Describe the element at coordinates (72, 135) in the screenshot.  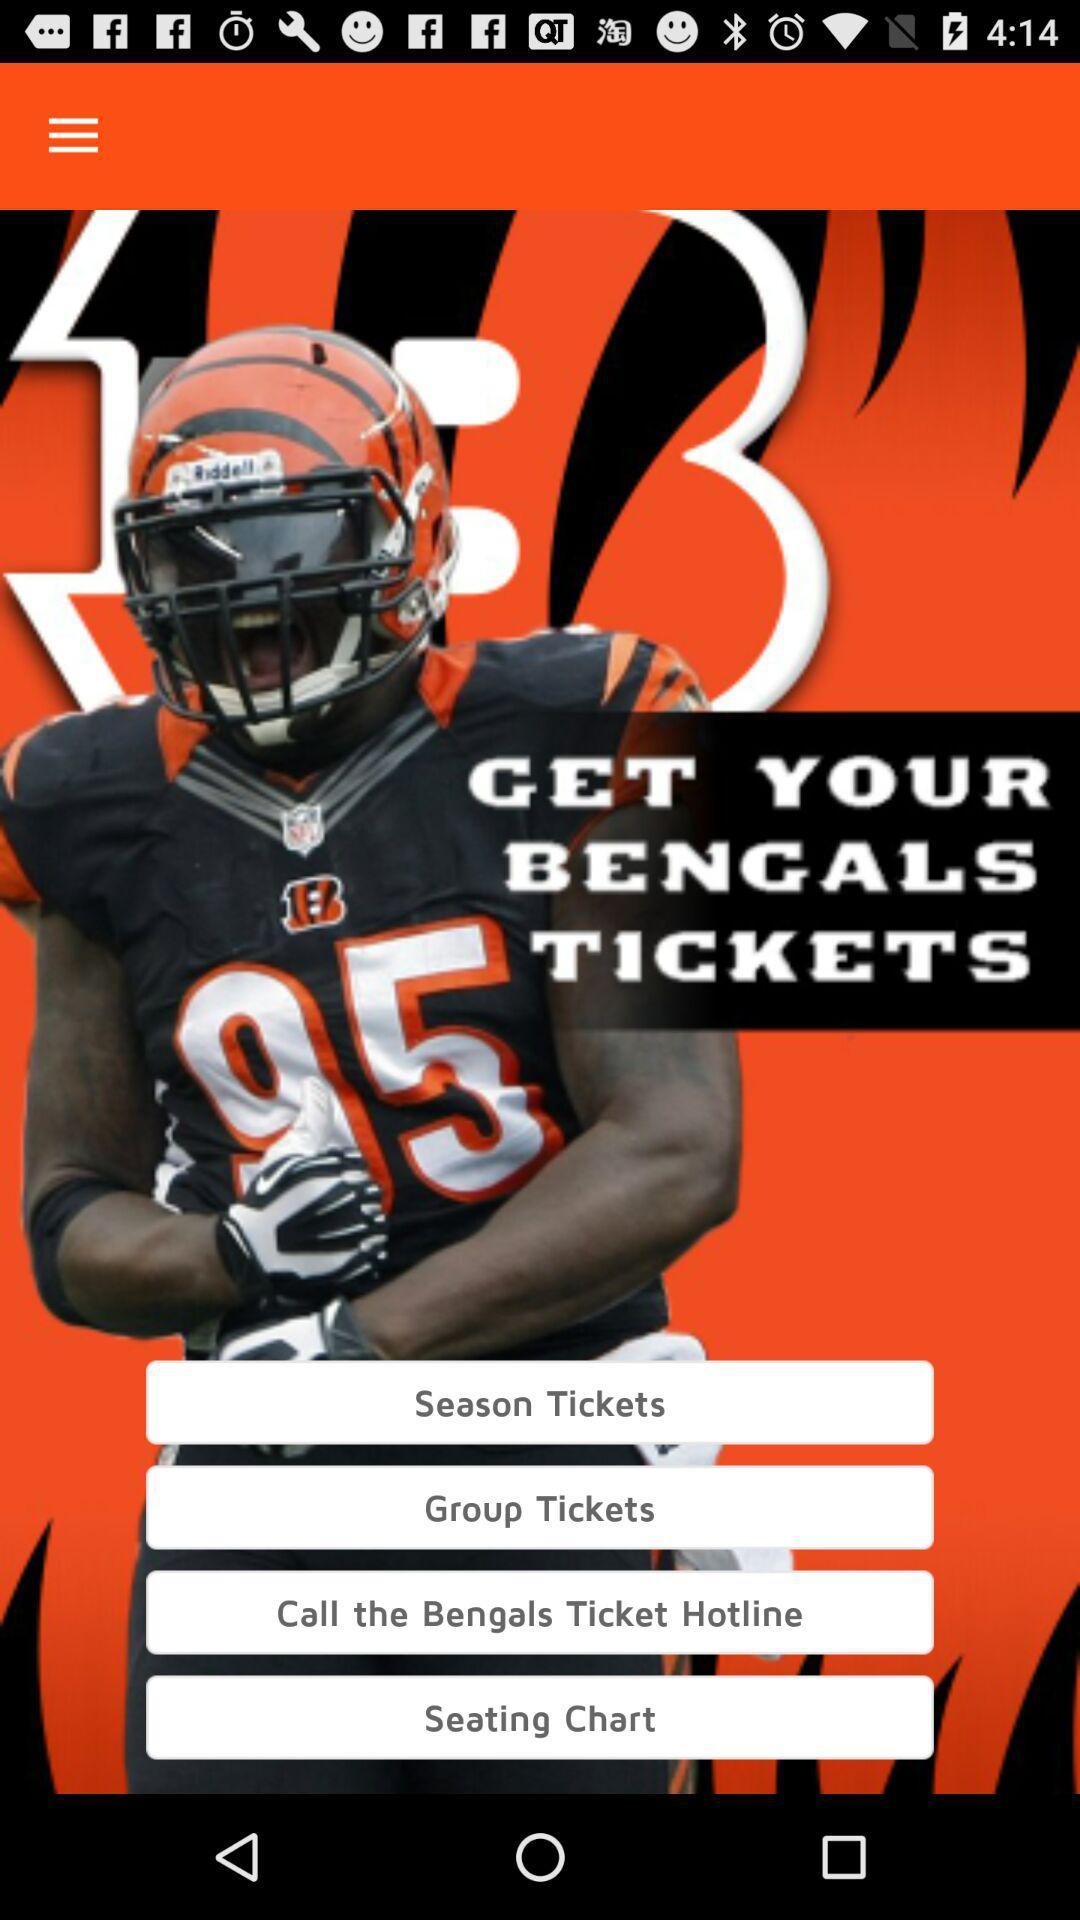
I see `home` at that location.